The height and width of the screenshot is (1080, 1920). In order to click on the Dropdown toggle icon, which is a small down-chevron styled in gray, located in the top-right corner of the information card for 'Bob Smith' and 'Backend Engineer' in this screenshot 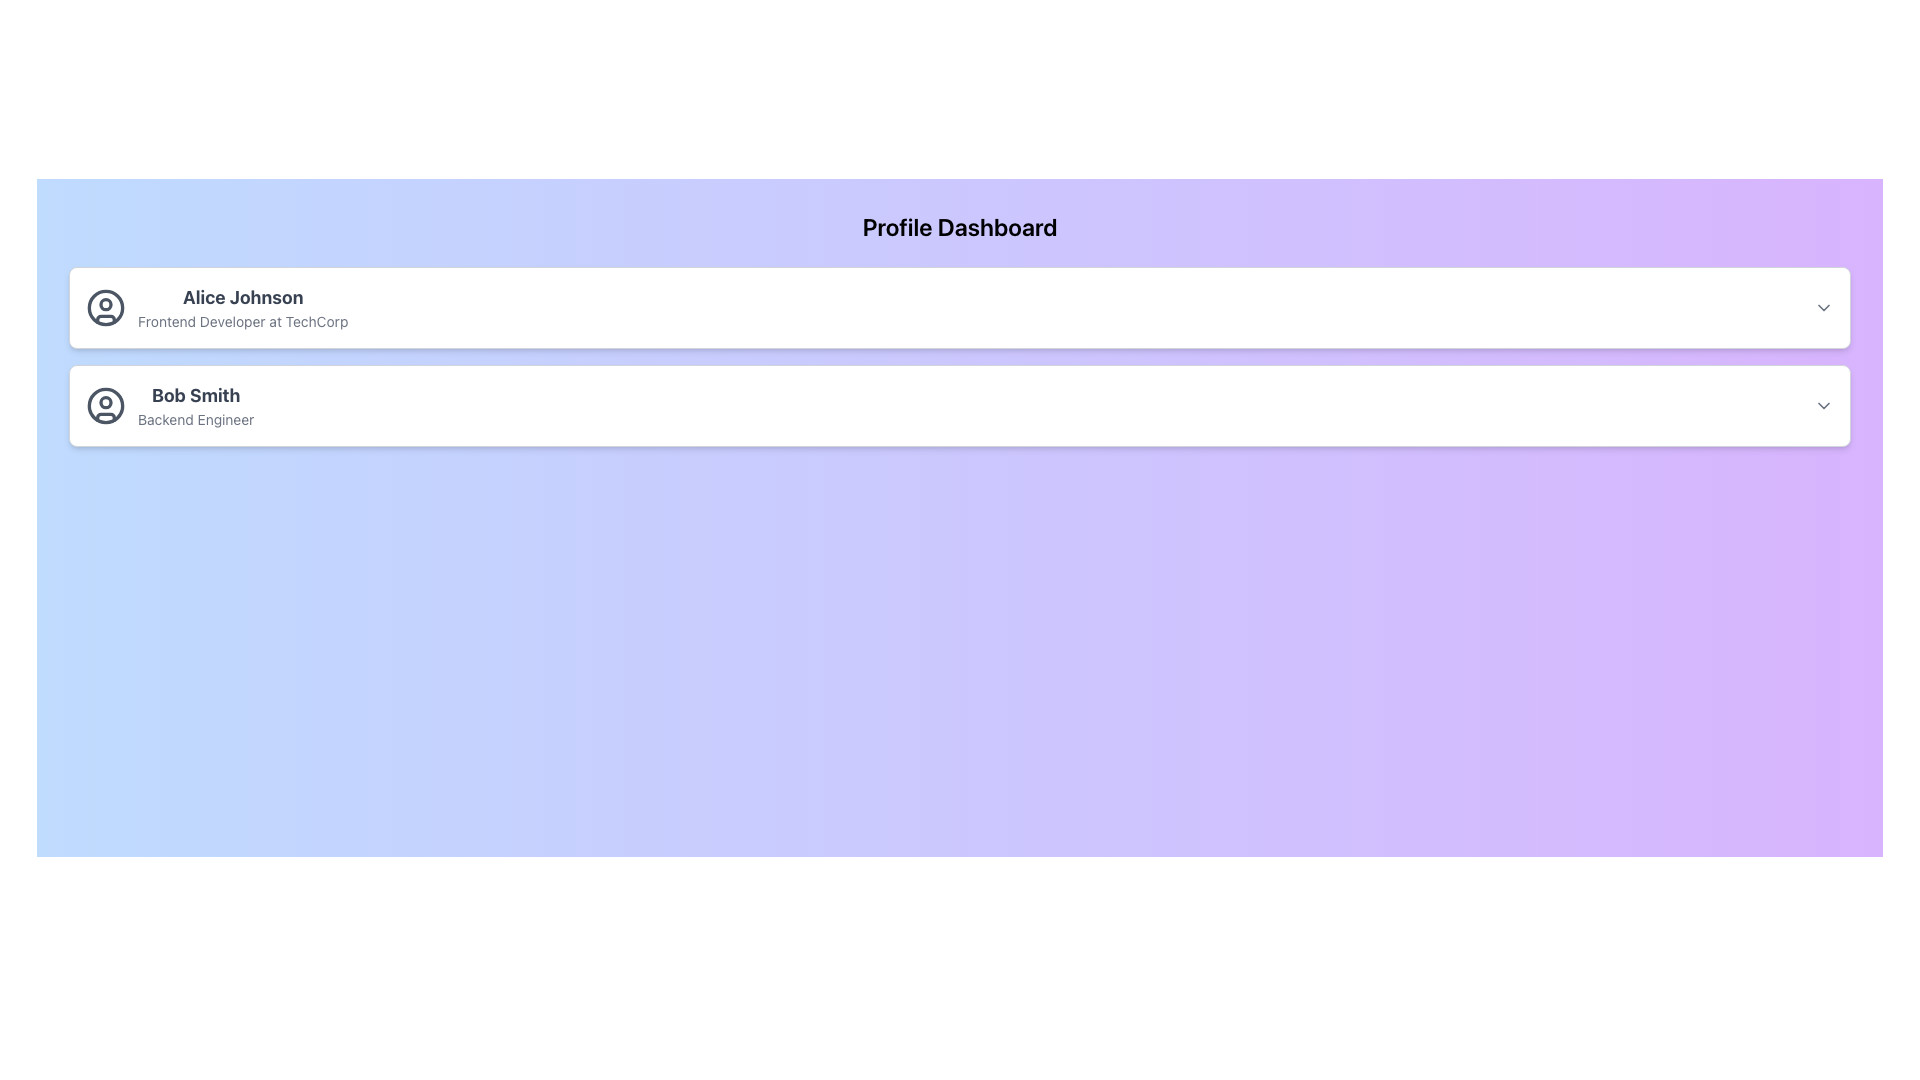, I will do `click(1824, 405)`.